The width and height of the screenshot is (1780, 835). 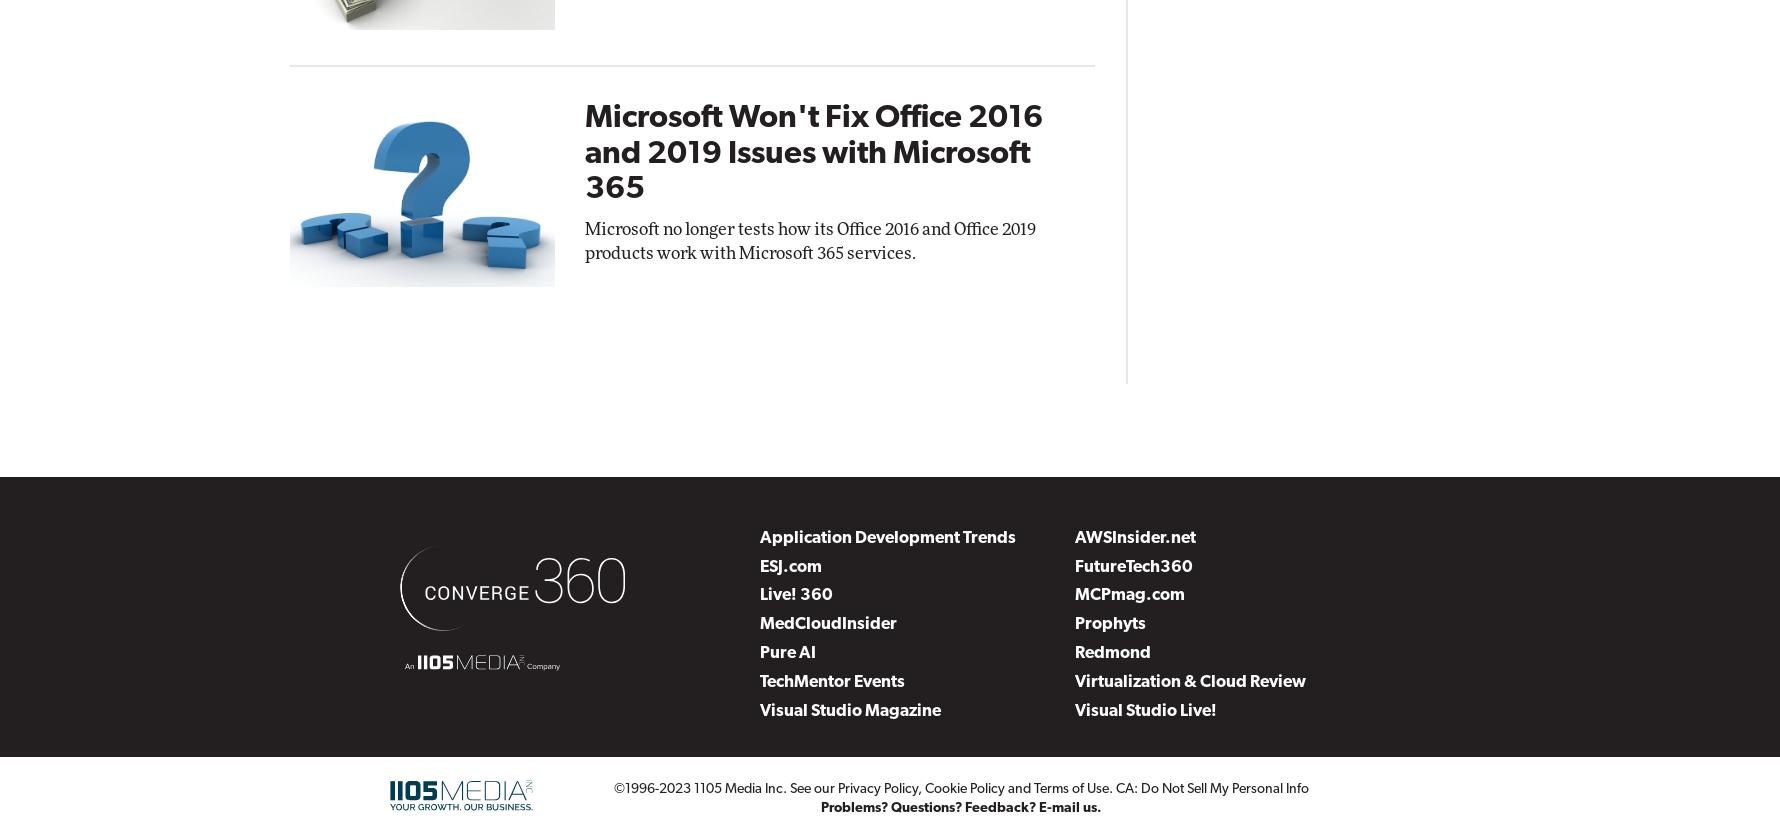 What do you see at coordinates (1018, 787) in the screenshot?
I see `'and'` at bounding box center [1018, 787].